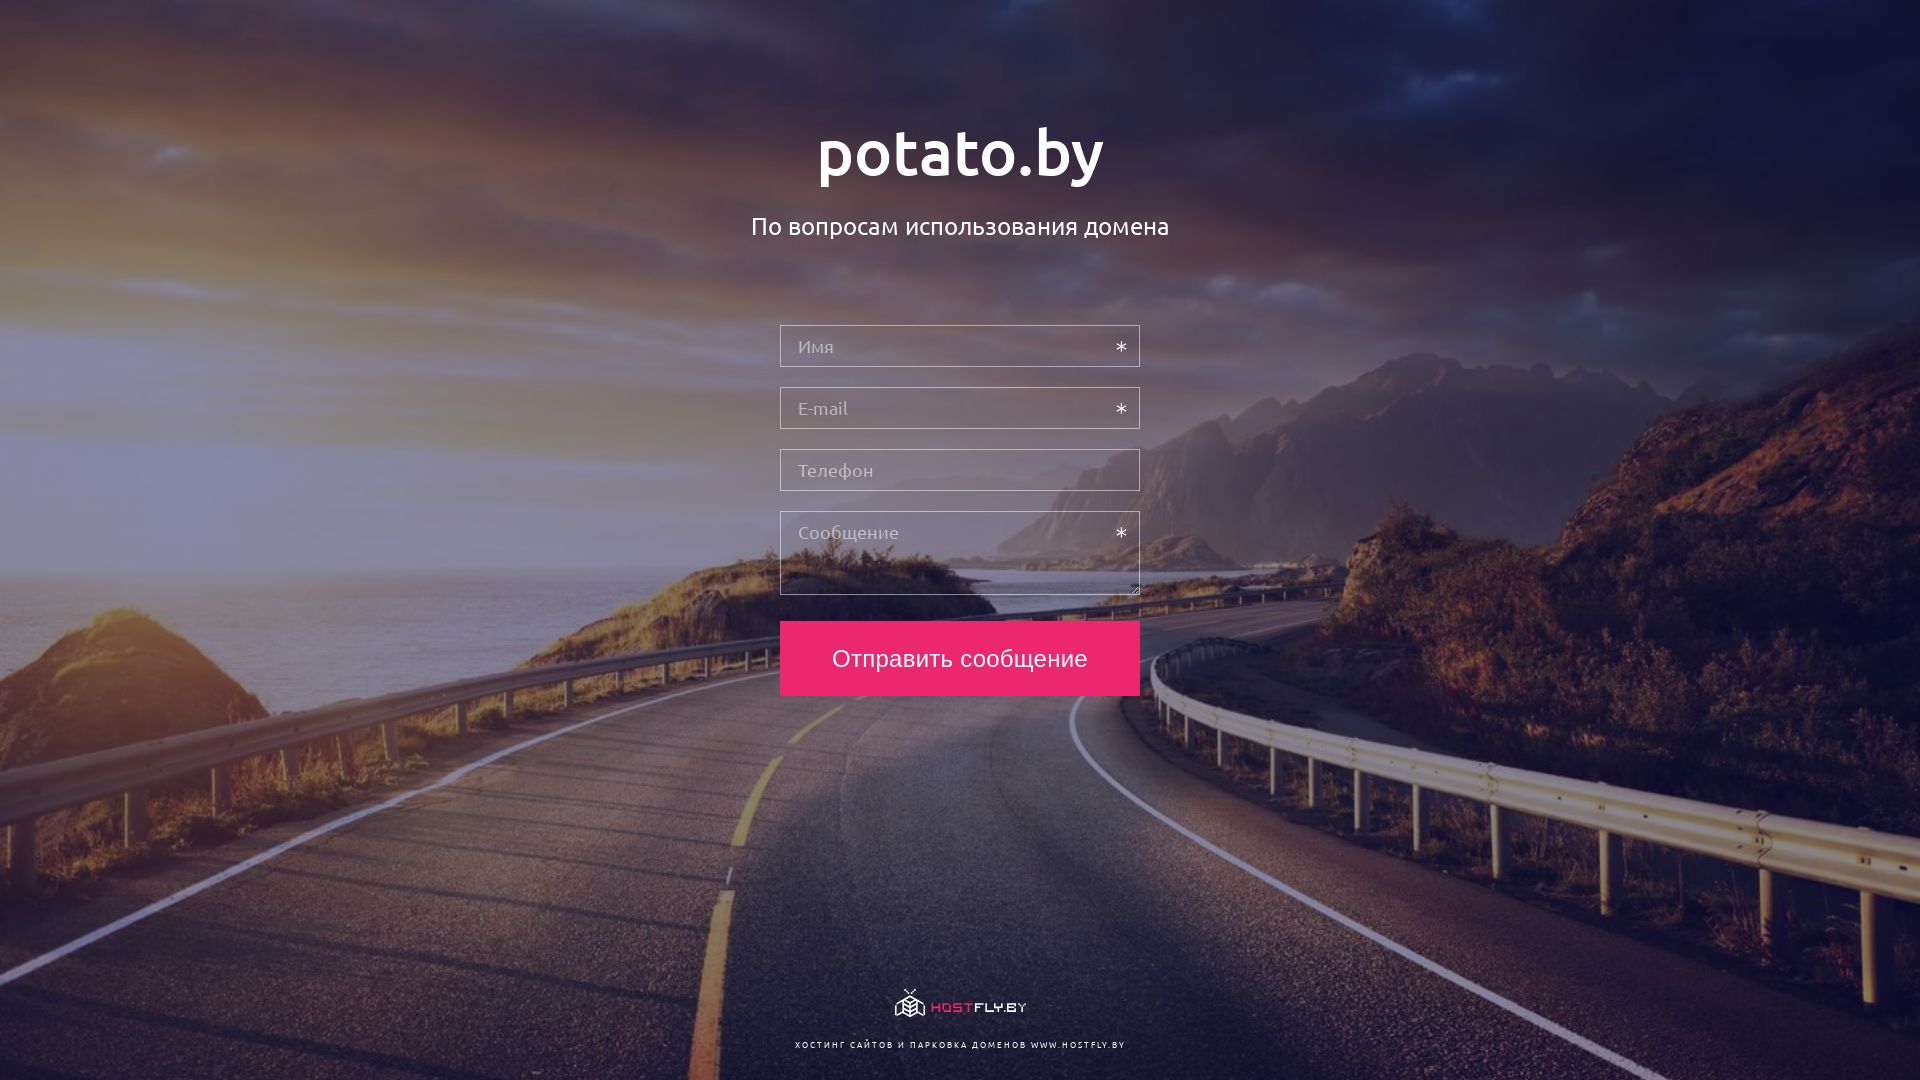  Describe the element at coordinates (1076, 1043) in the screenshot. I see `'WWW.HOSTFLY.BY'` at that location.